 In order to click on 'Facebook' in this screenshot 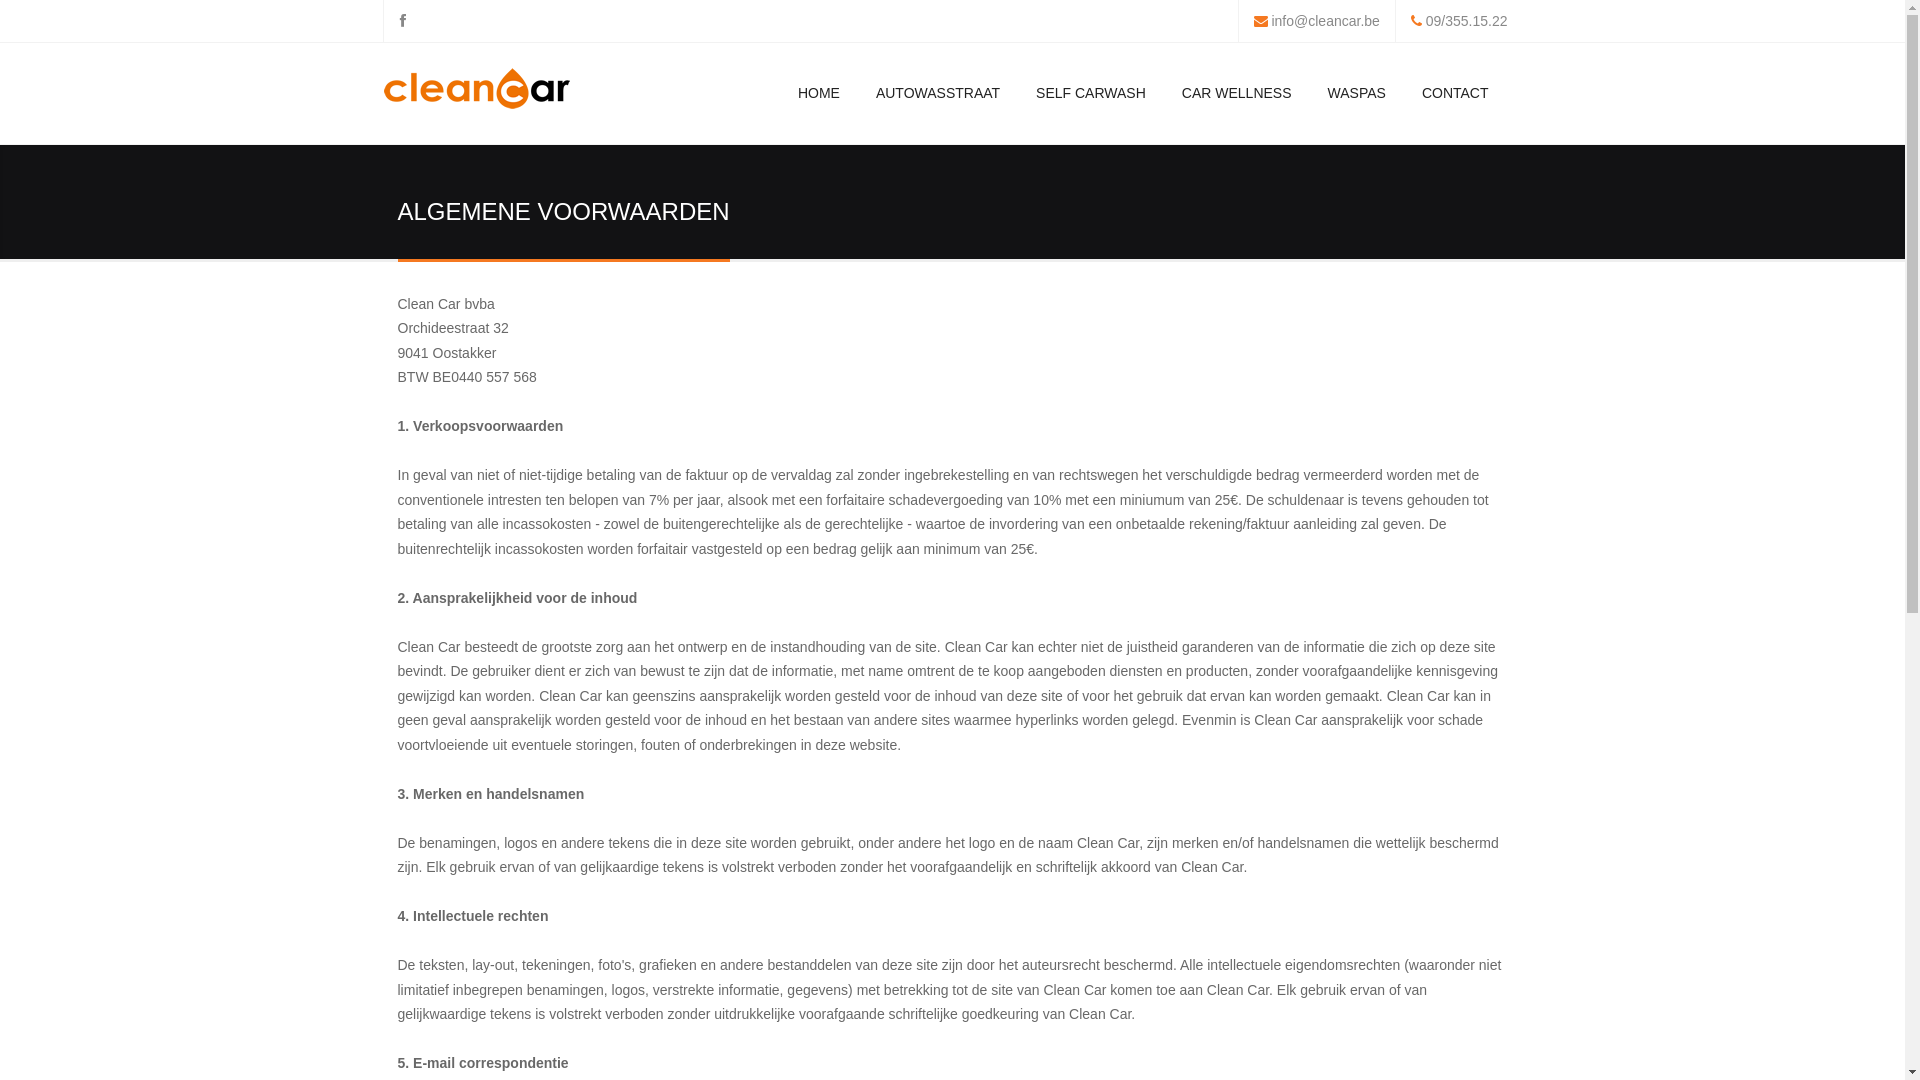, I will do `click(401, 20)`.